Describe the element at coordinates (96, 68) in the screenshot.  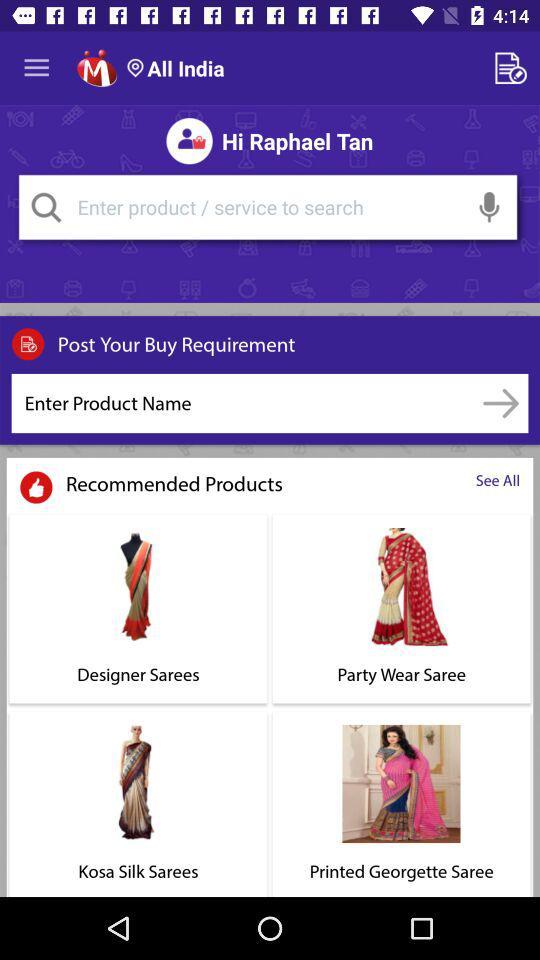
I see `home page` at that location.